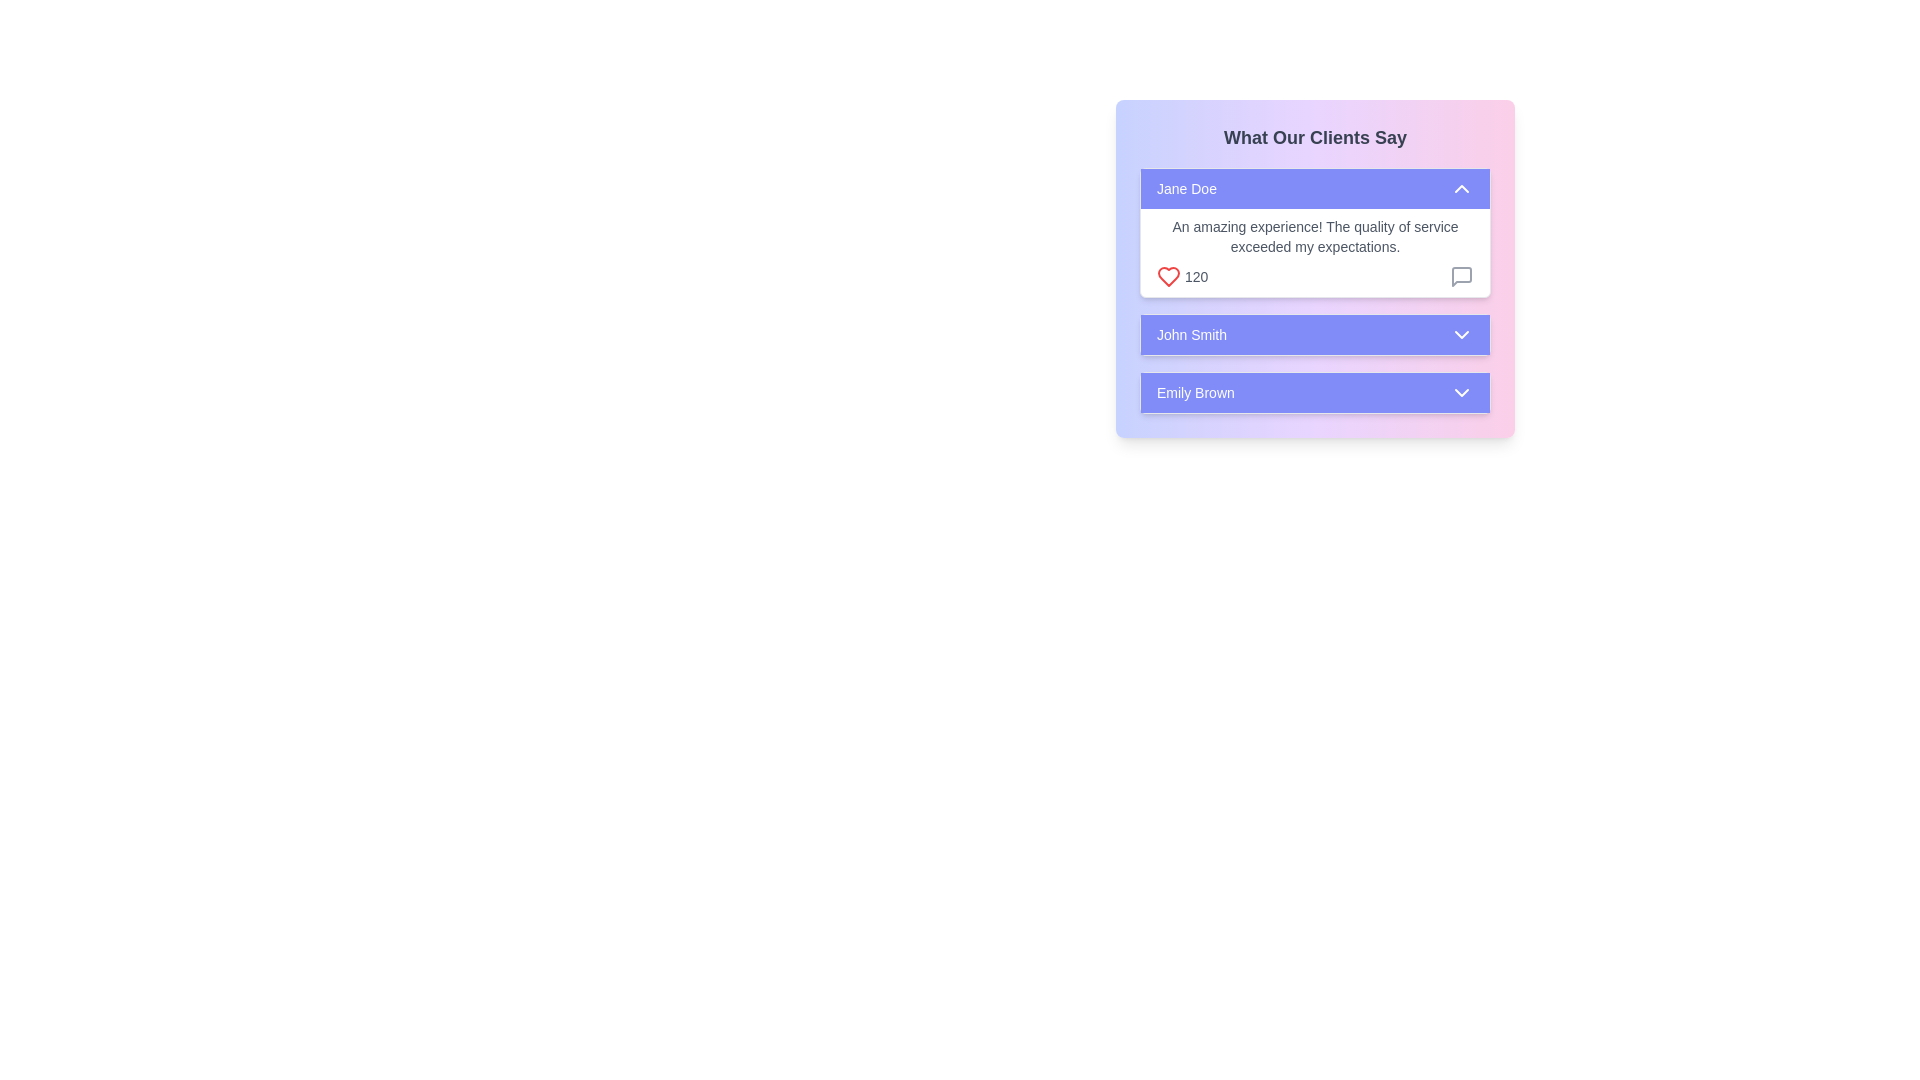  I want to click on the 'like' or 'favorite' icon located within the testimonial card for 'Jane Doe' to note its significance in the interface, so click(1169, 277).